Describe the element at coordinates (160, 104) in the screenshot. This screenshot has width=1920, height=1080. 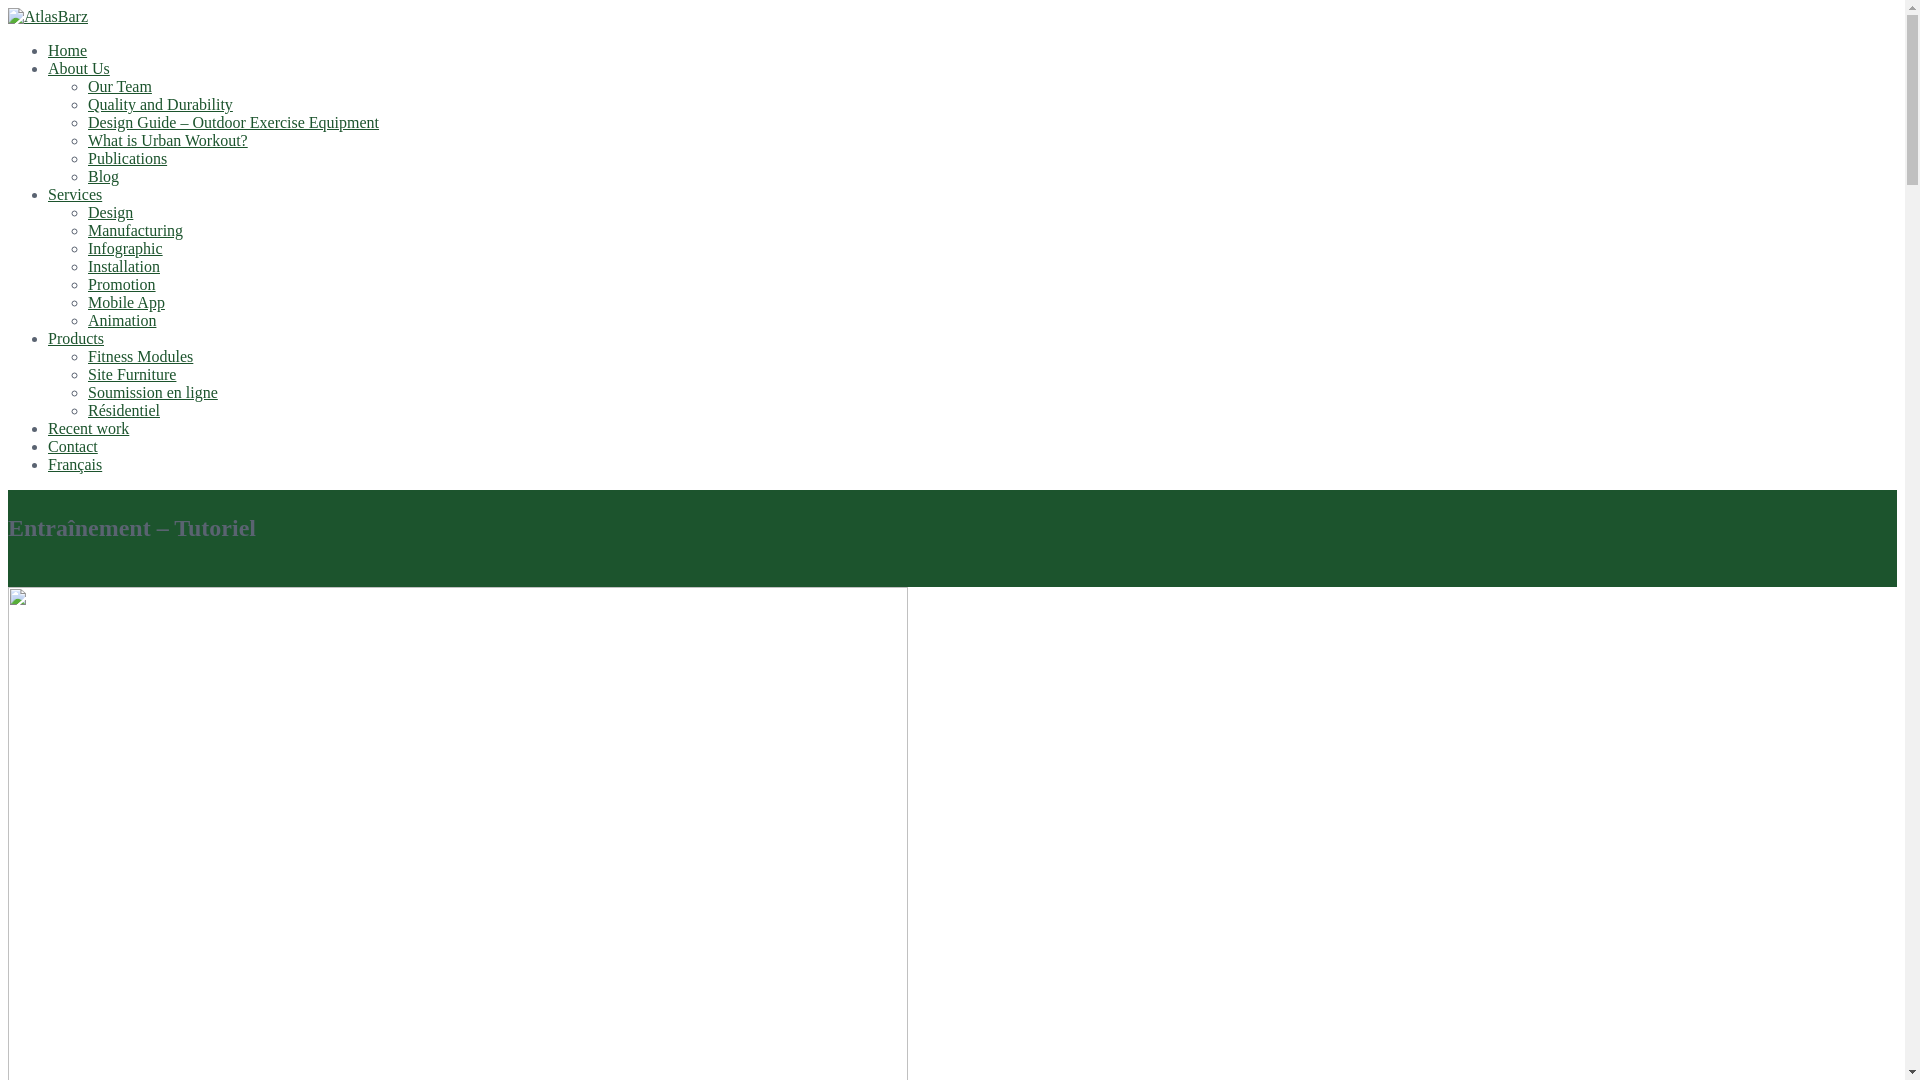
I see `'Quality and Durability'` at that location.